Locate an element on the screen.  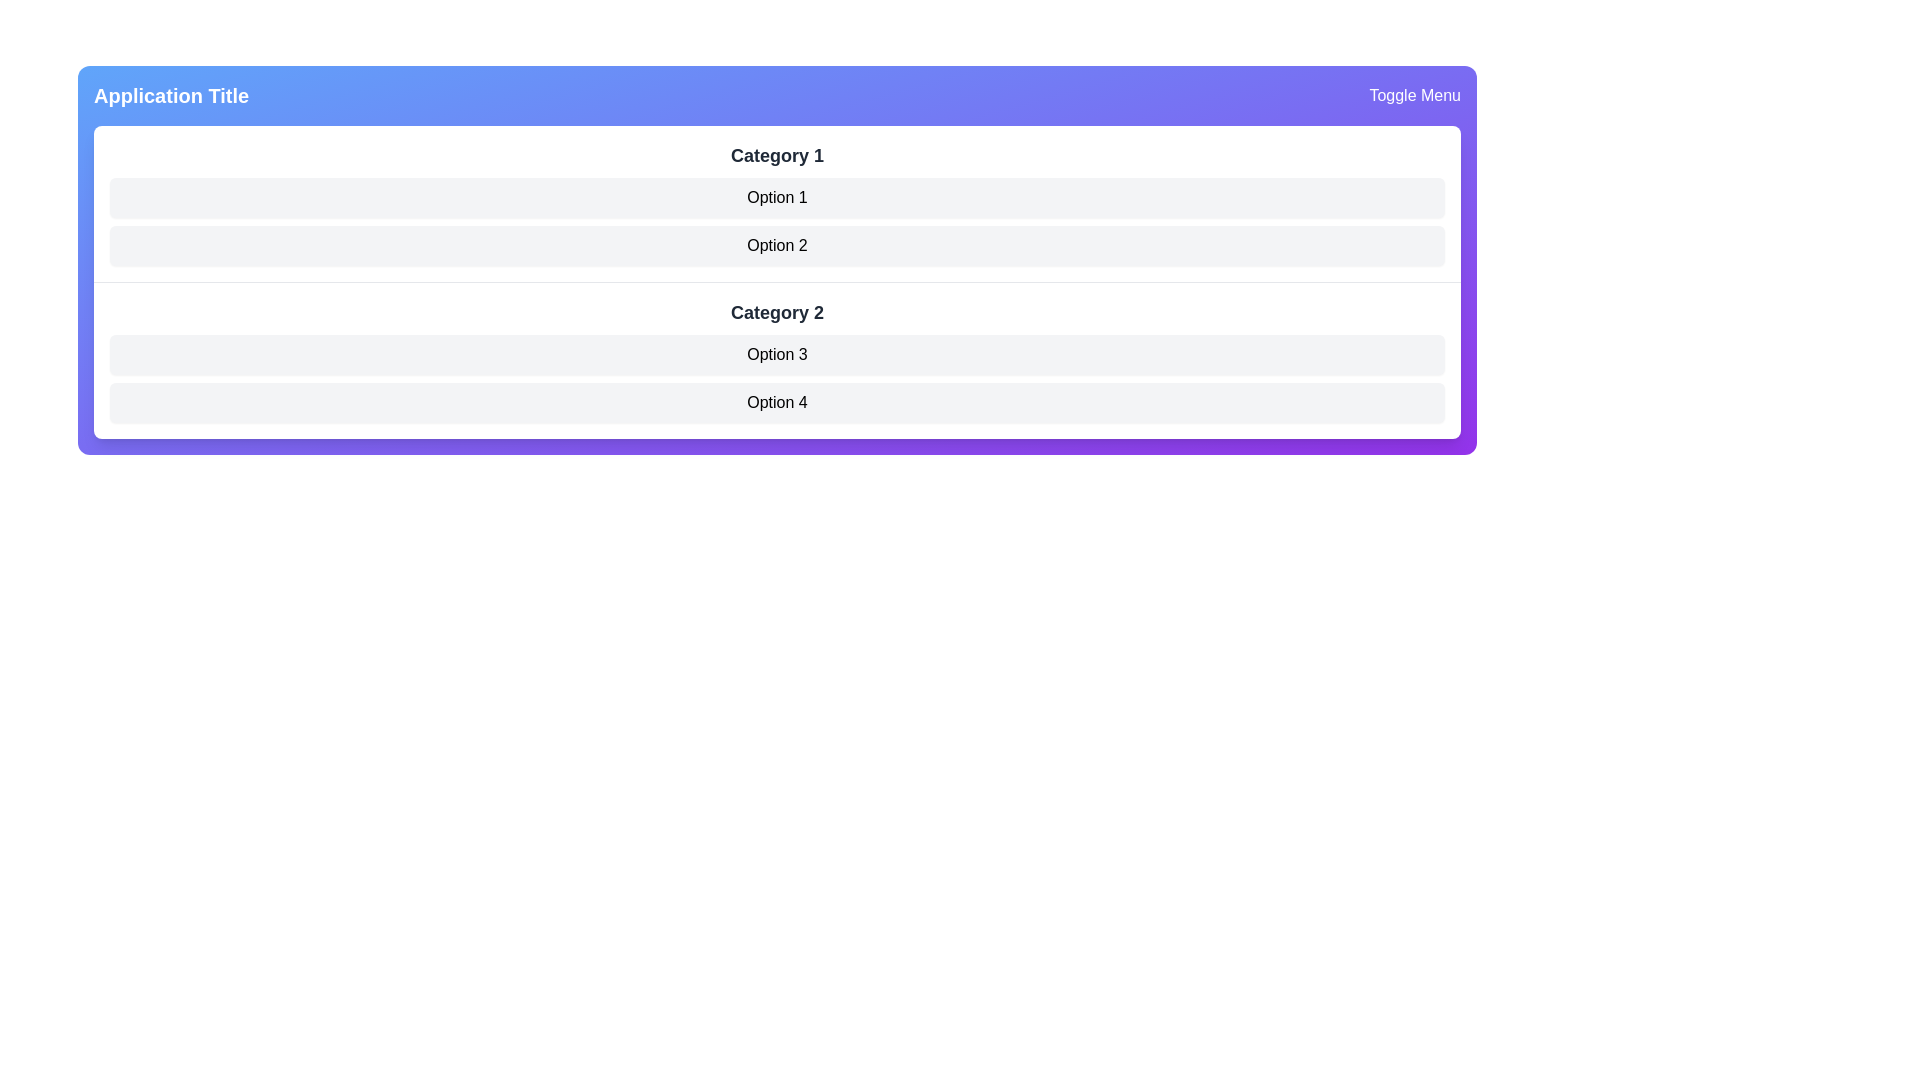
the first selectable option button located in the middle-left section of the interface within the 'Category 2' group, positioned above 'Option 4' is located at coordinates (776, 353).